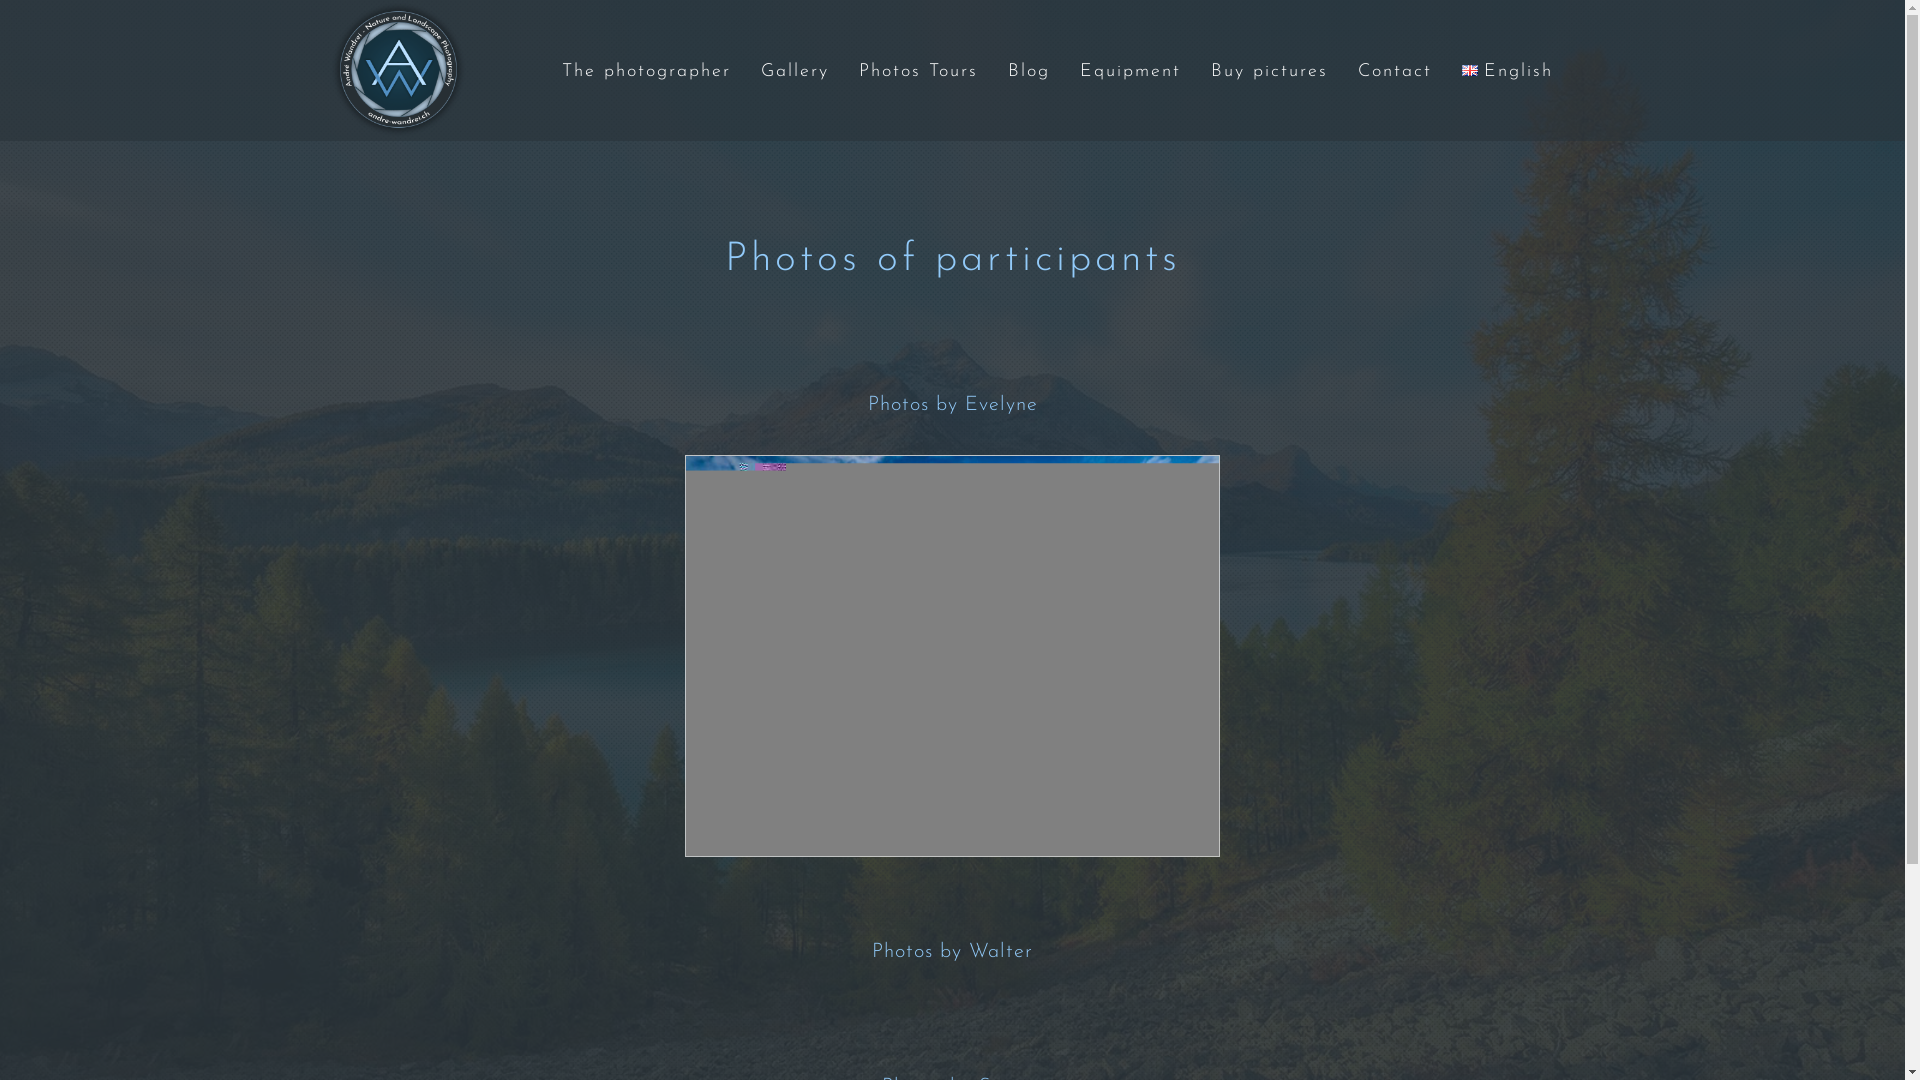 The image size is (1920, 1080). What do you see at coordinates (1028, 71) in the screenshot?
I see `'Blog'` at bounding box center [1028, 71].